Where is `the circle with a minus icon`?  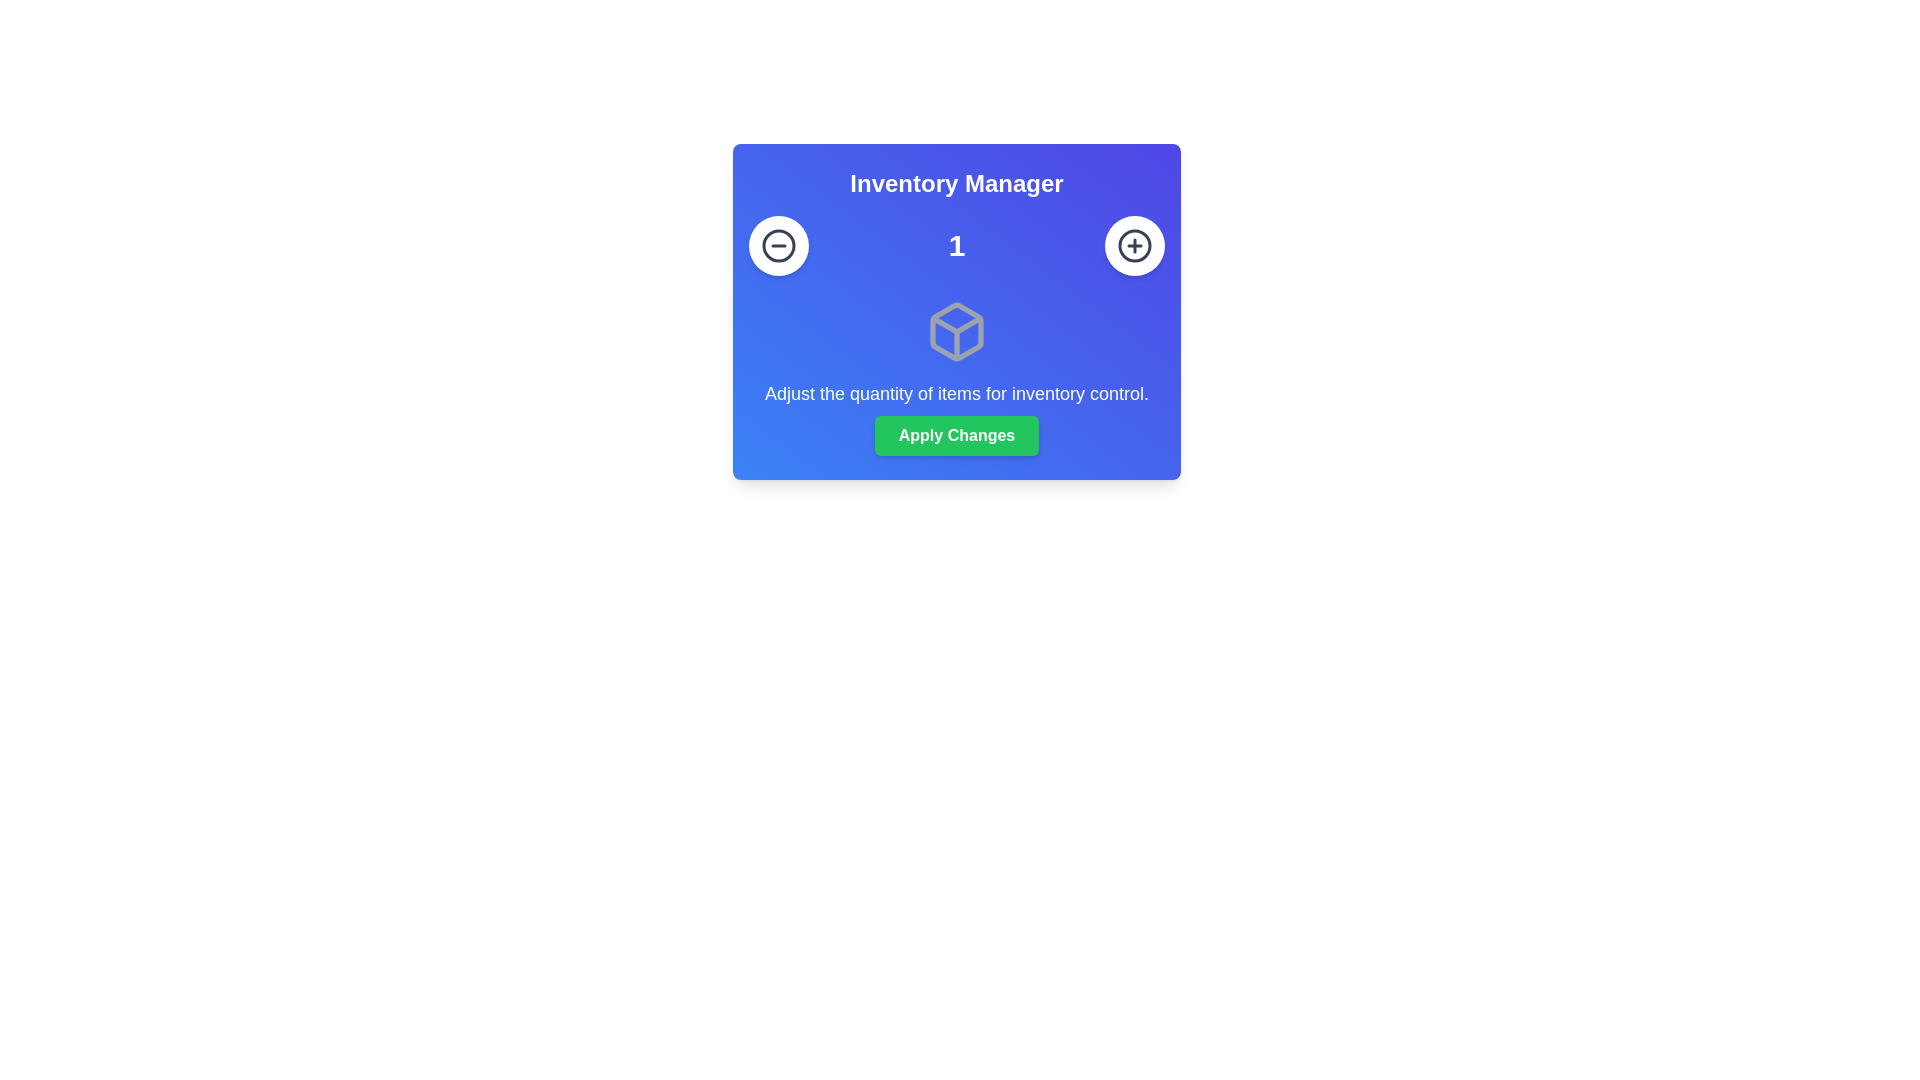 the circle with a minus icon is located at coordinates (777, 245).